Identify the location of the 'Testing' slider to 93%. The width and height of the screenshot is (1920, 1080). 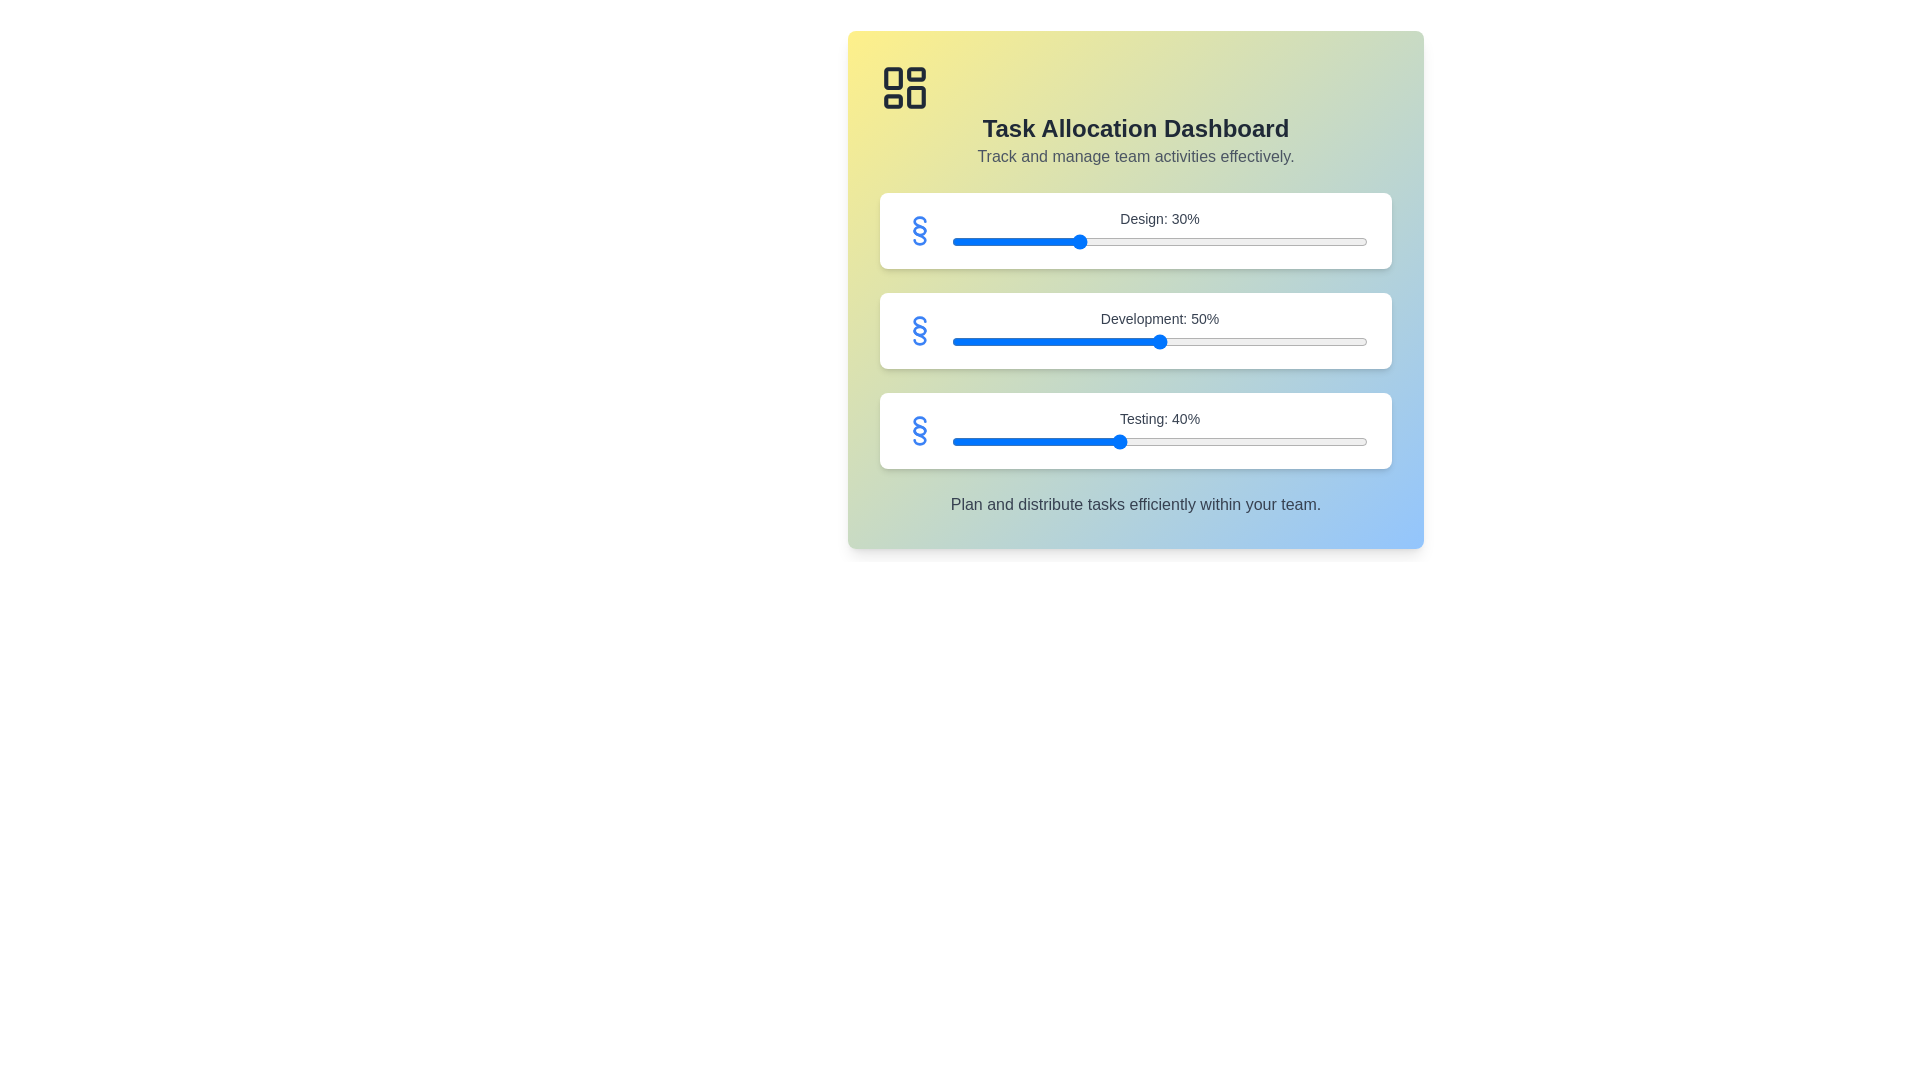
(1338, 441).